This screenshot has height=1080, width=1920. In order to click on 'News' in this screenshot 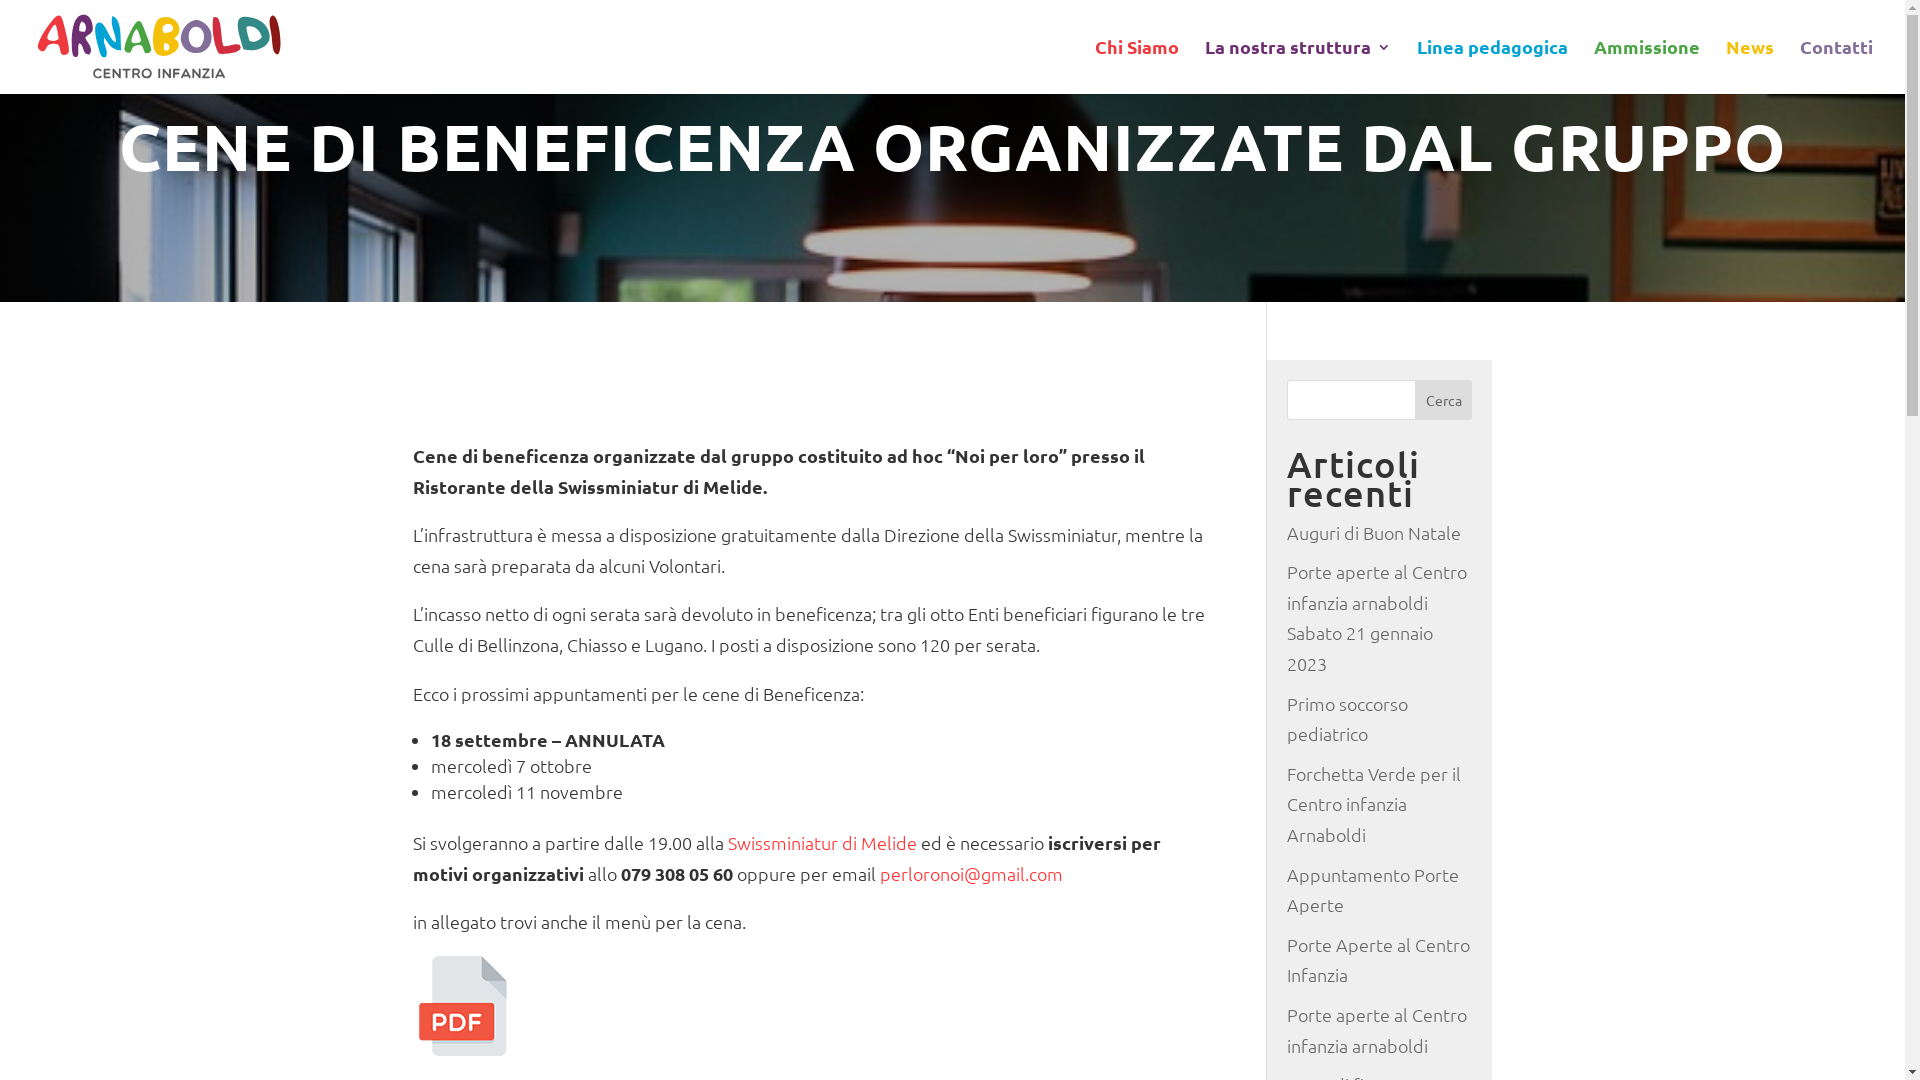, I will do `click(1749, 65)`.